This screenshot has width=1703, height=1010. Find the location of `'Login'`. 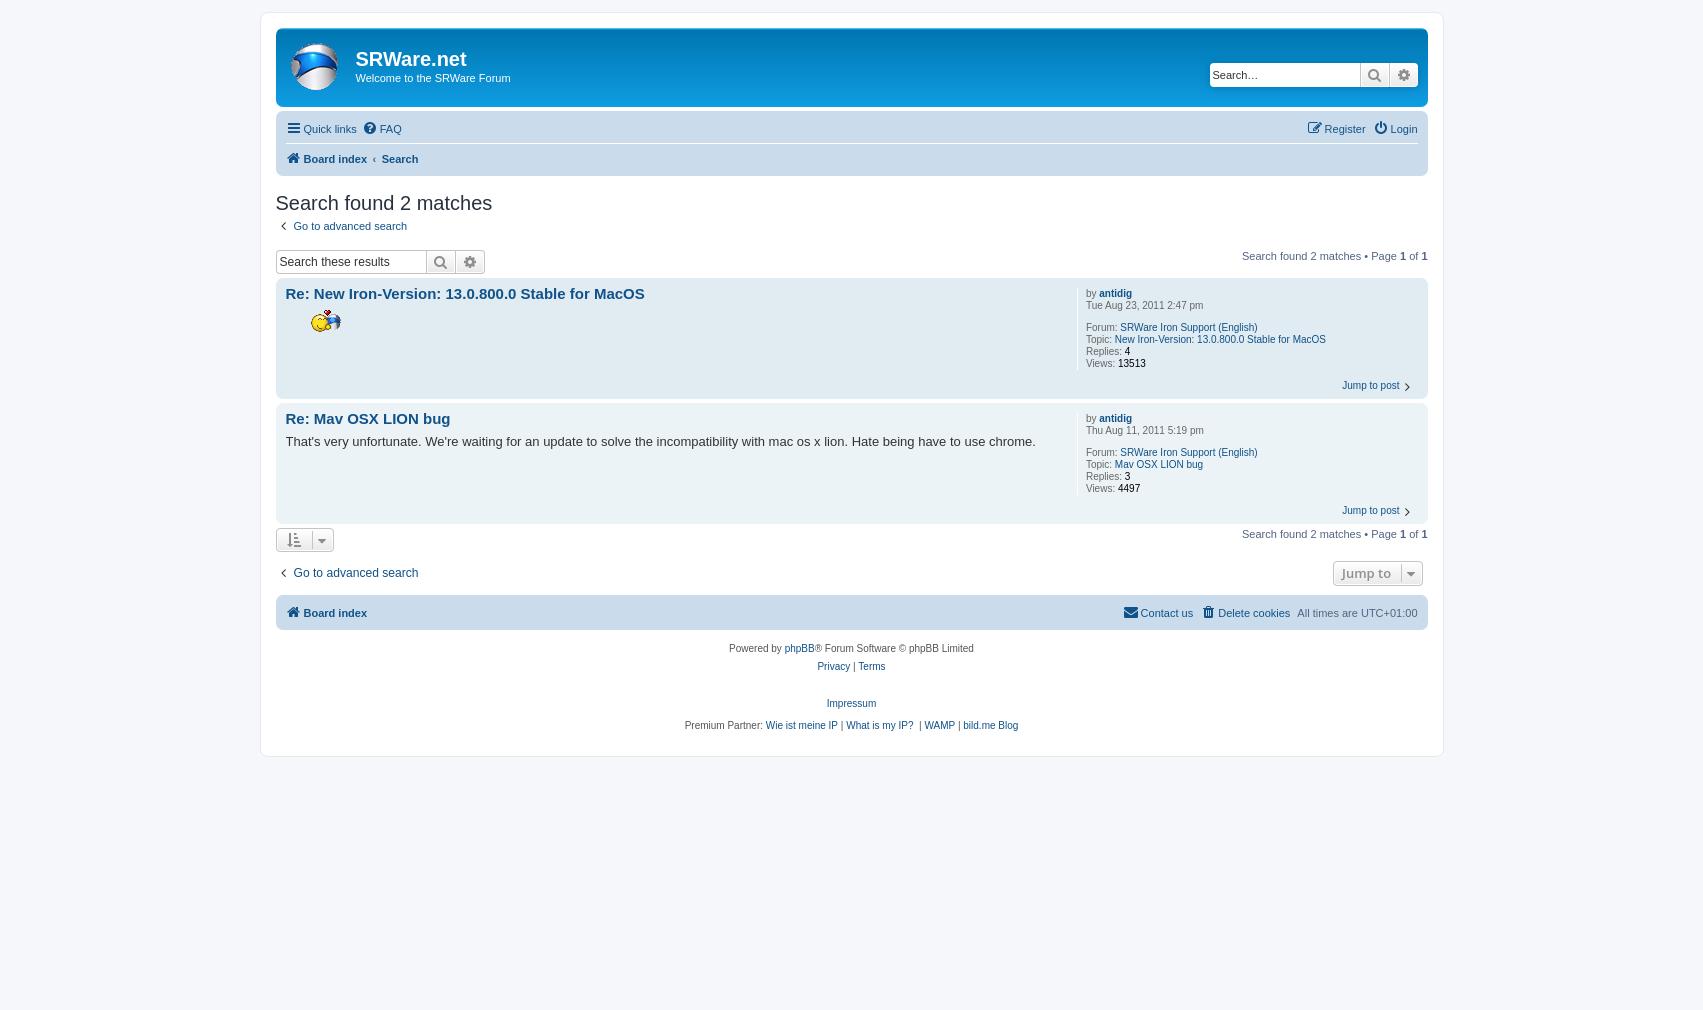

'Login' is located at coordinates (1389, 126).